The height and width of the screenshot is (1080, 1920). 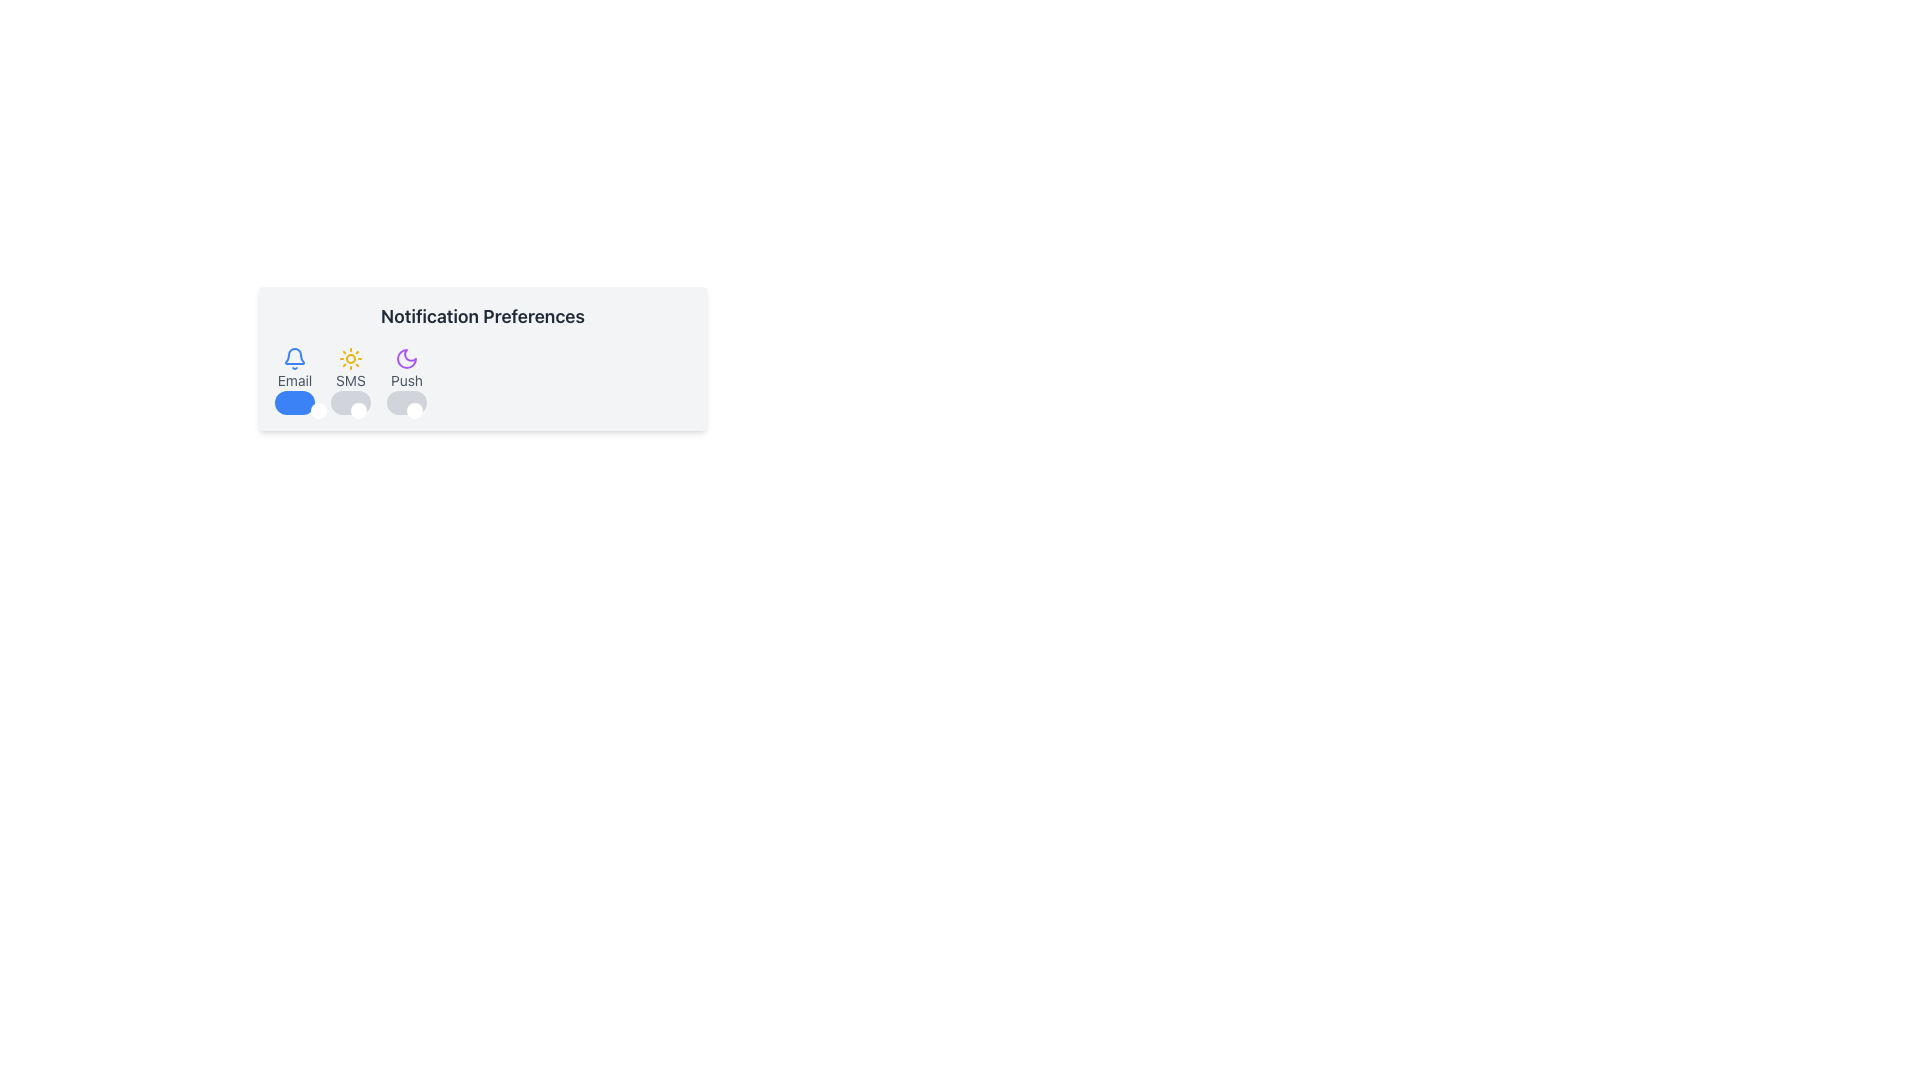 What do you see at coordinates (406, 402) in the screenshot?
I see `the toggle switch labeled 'Push', which is the third toggle from the left in the Notification Preferences section` at bounding box center [406, 402].